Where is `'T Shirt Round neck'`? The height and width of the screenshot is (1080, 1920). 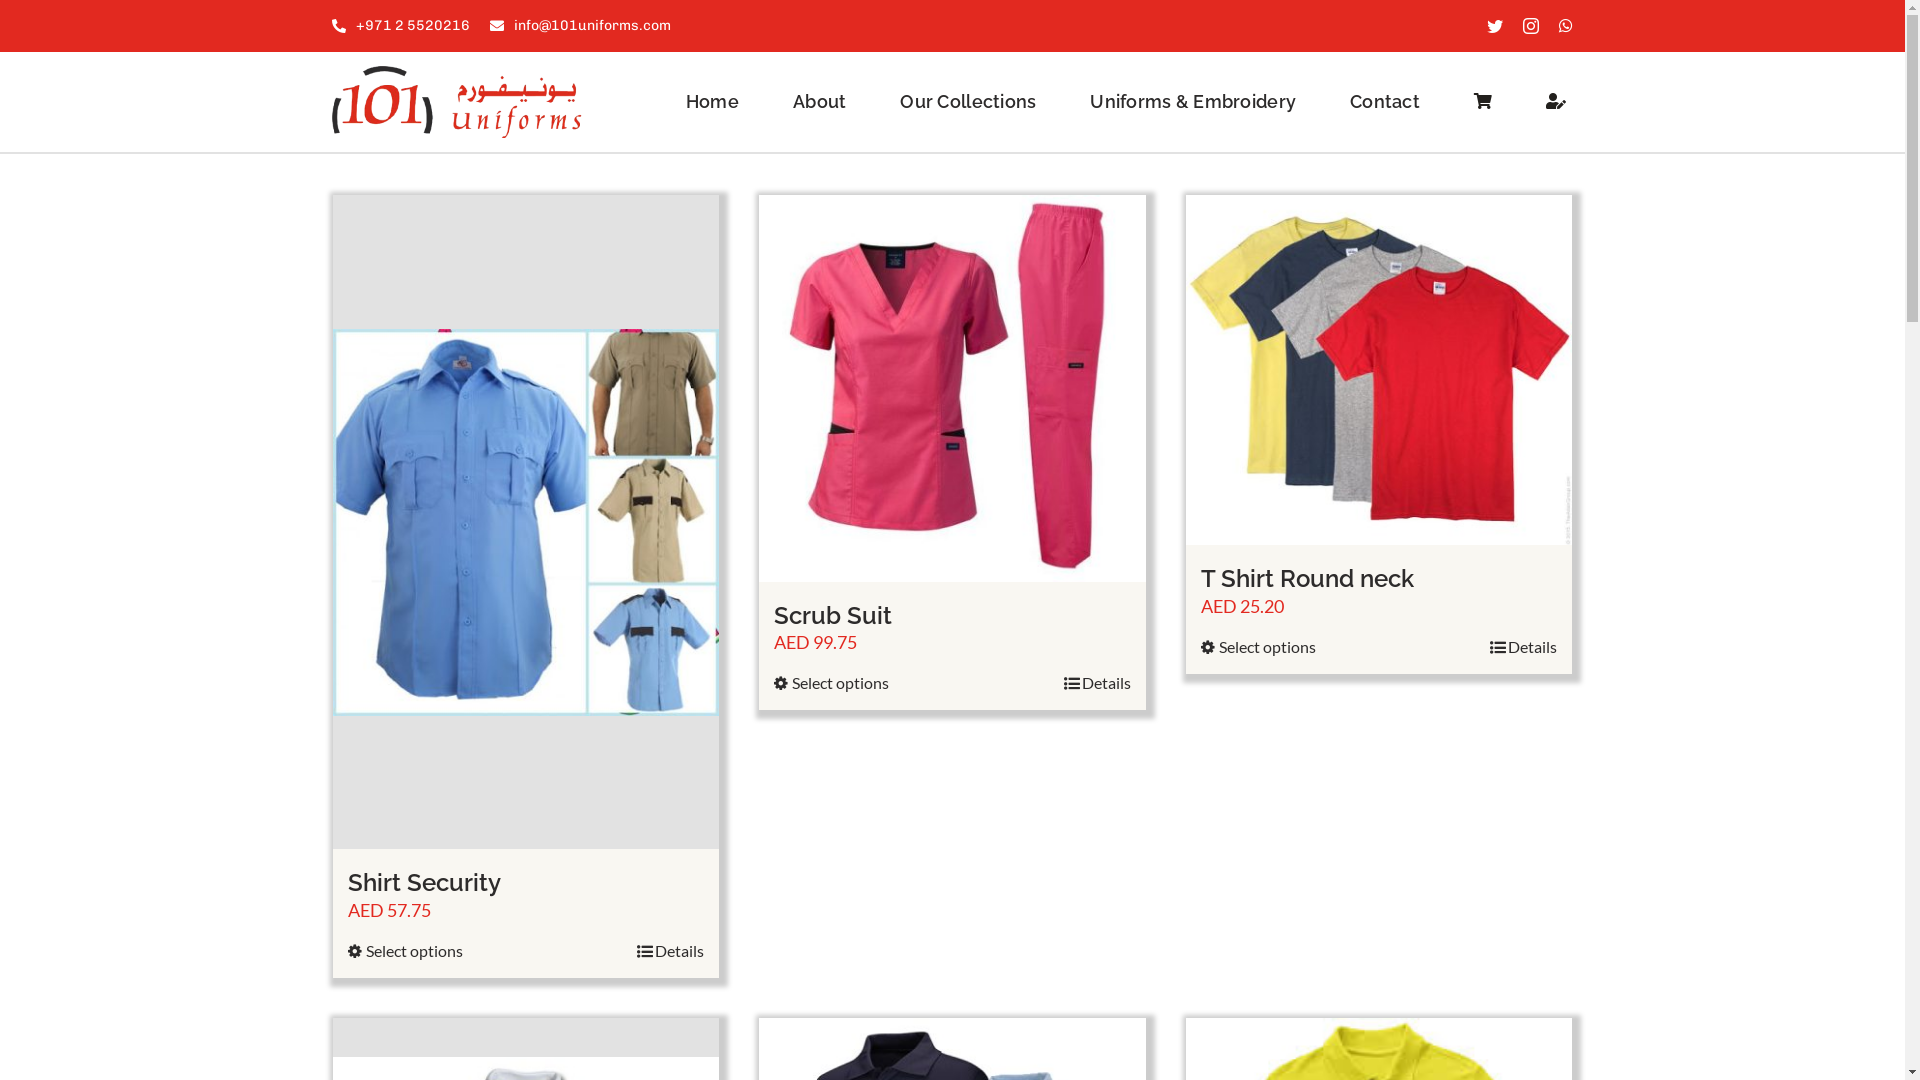
'T Shirt Round neck' is located at coordinates (1307, 578).